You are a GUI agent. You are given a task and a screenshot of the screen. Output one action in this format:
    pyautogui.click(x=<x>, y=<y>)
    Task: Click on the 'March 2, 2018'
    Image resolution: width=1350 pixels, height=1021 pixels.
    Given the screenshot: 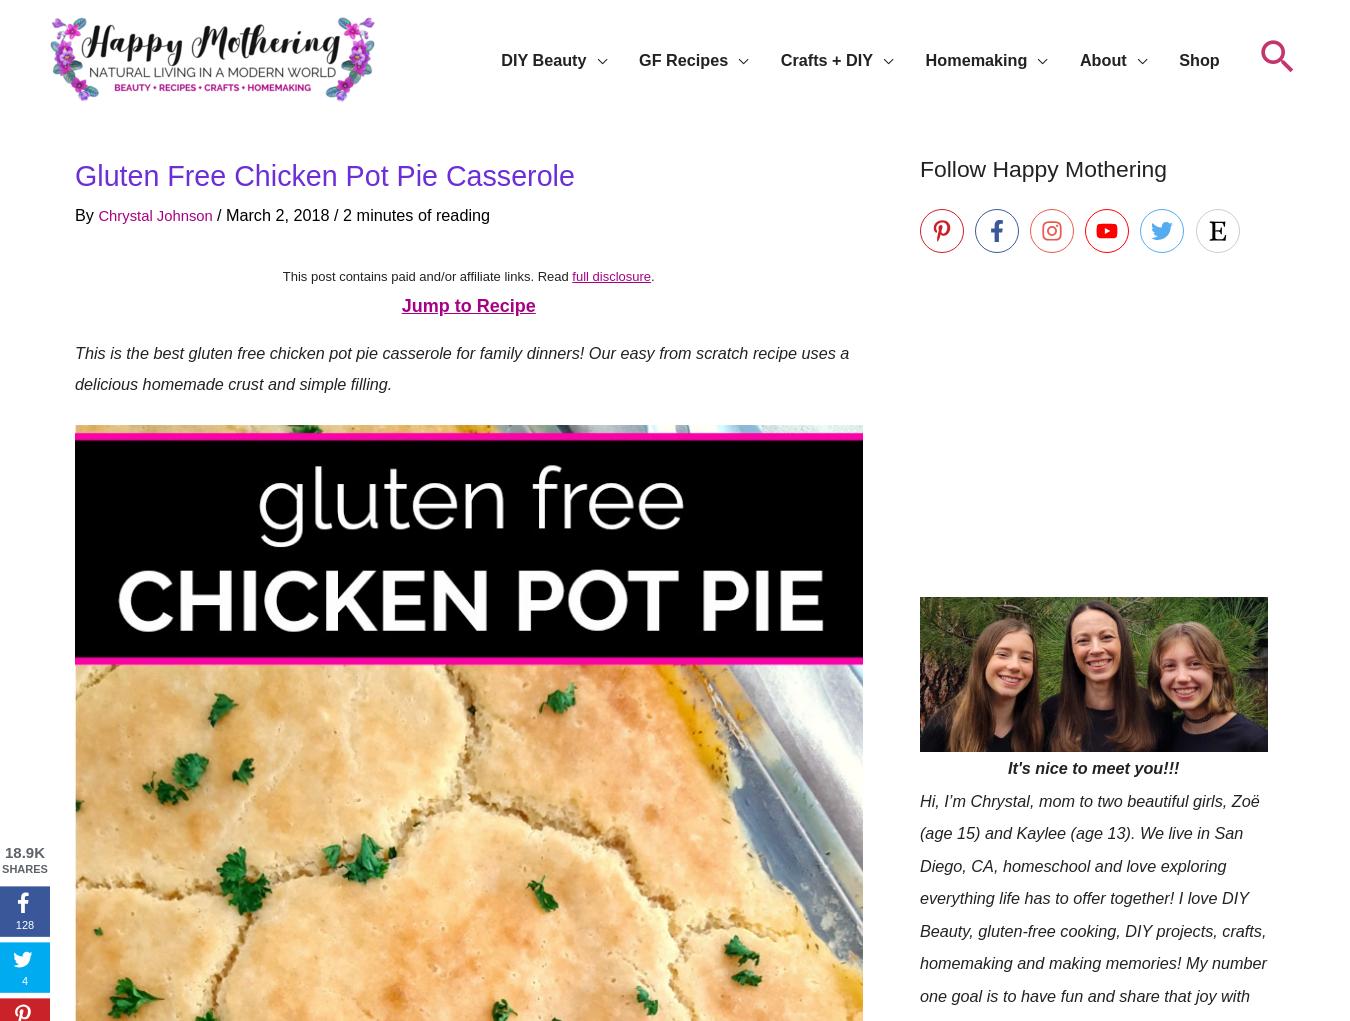 What is the action you would take?
    pyautogui.click(x=290, y=214)
    